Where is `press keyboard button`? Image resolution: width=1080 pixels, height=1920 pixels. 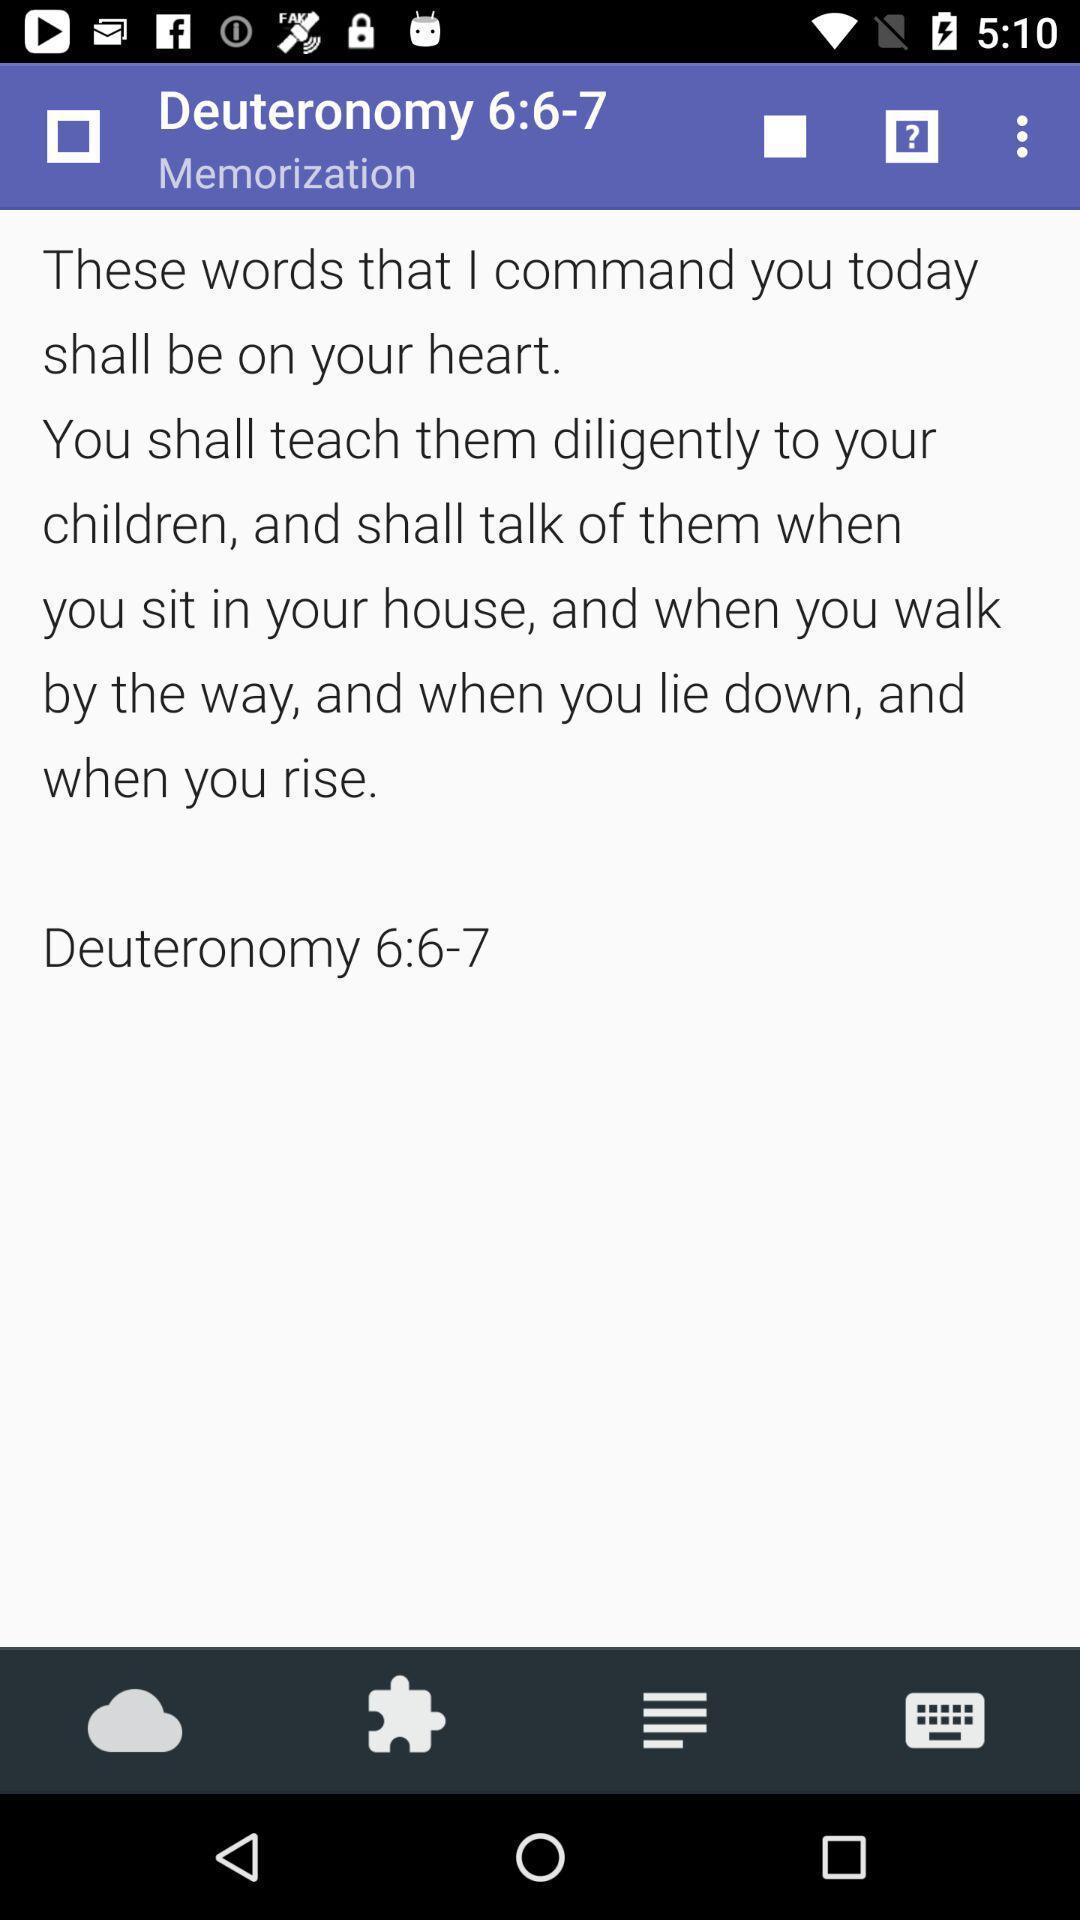
press keyboard button is located at coordinates (945, 1719).